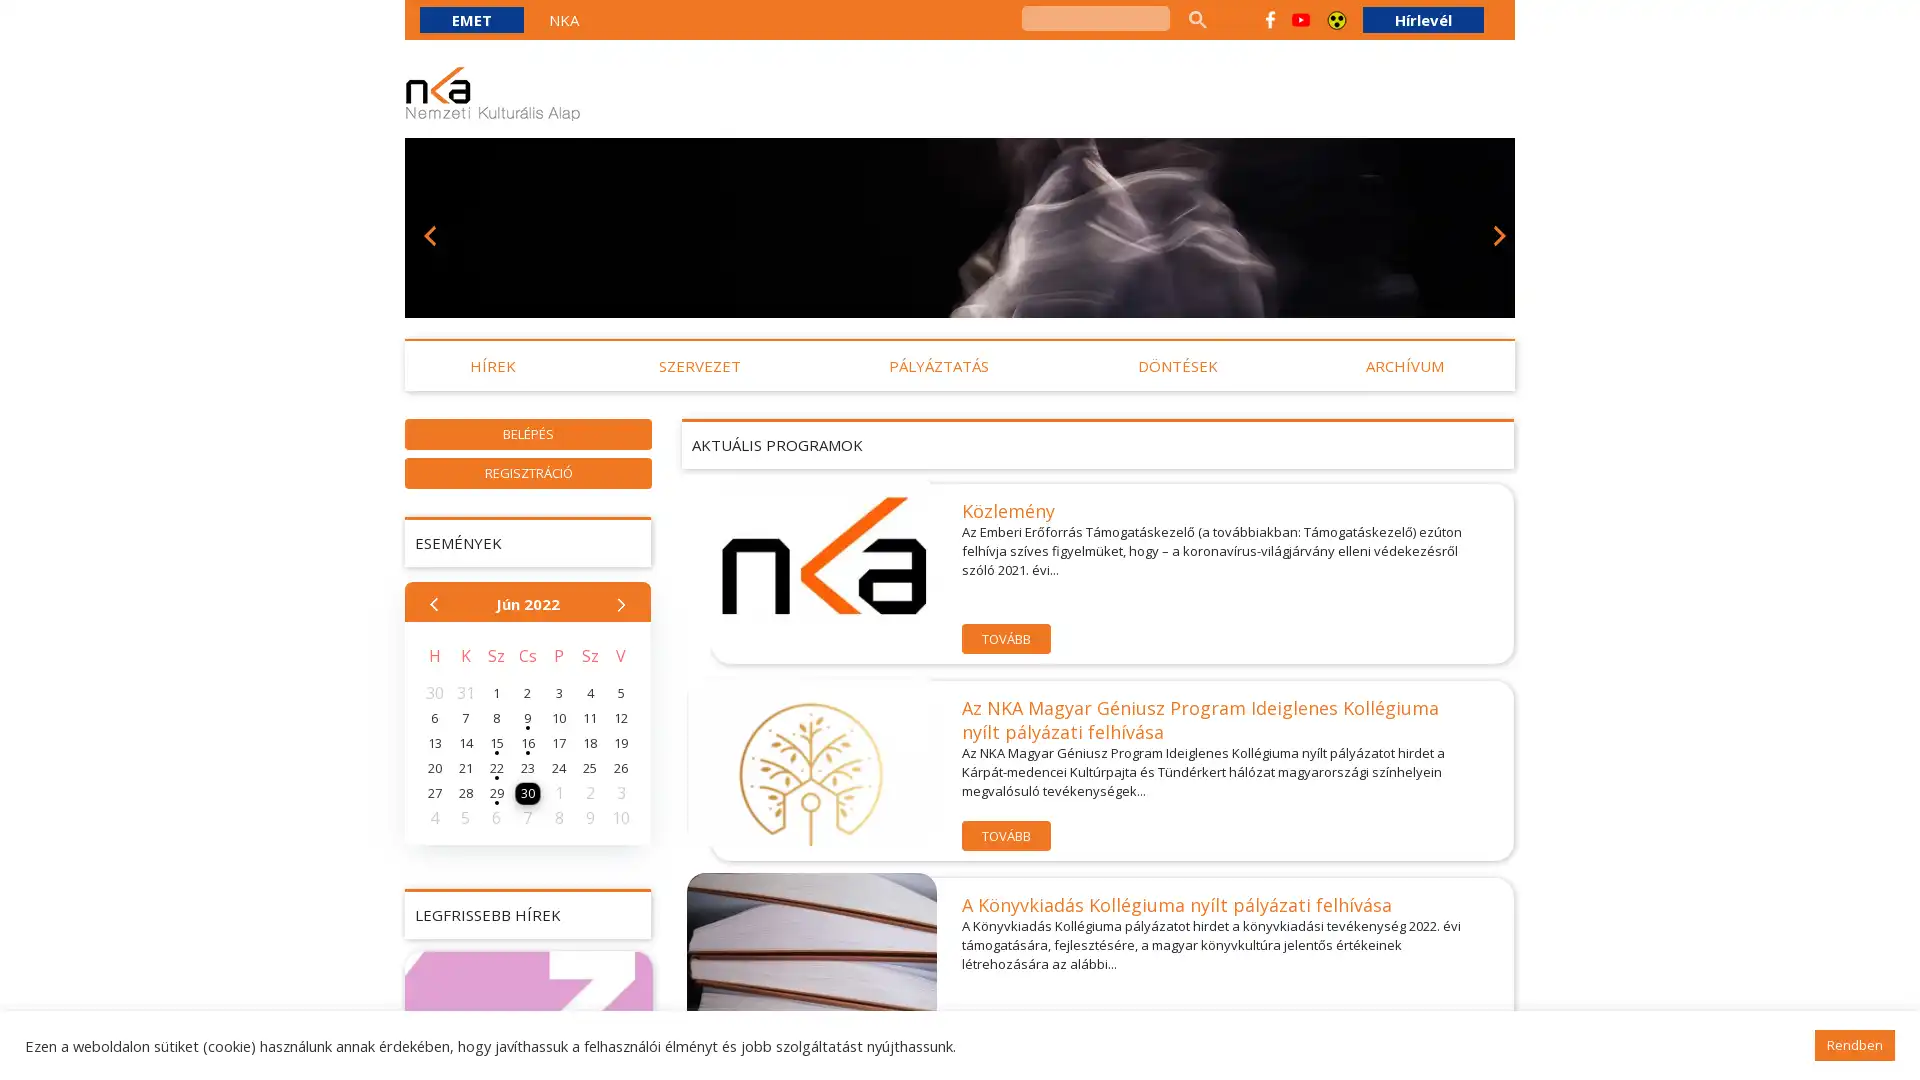 The width and height of the screenshot is (1920, 1080). I want to click on SZERVEZET, so click(699, 366).